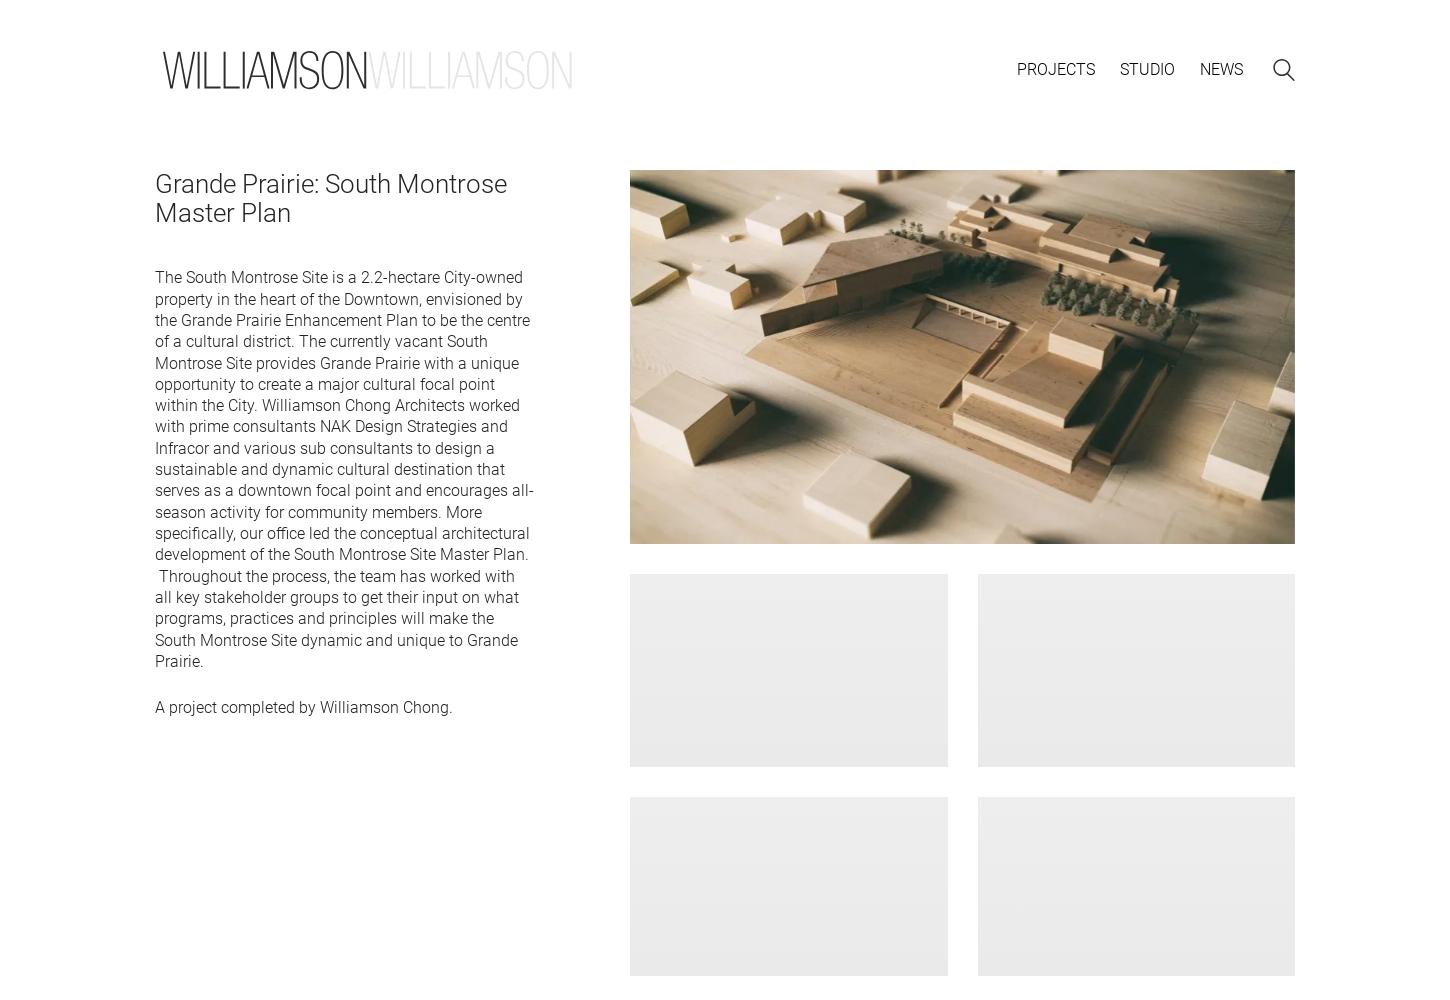 The width and height of the screenshot is (1450, 1000). I want to click on 'c', so click(1124, 68).